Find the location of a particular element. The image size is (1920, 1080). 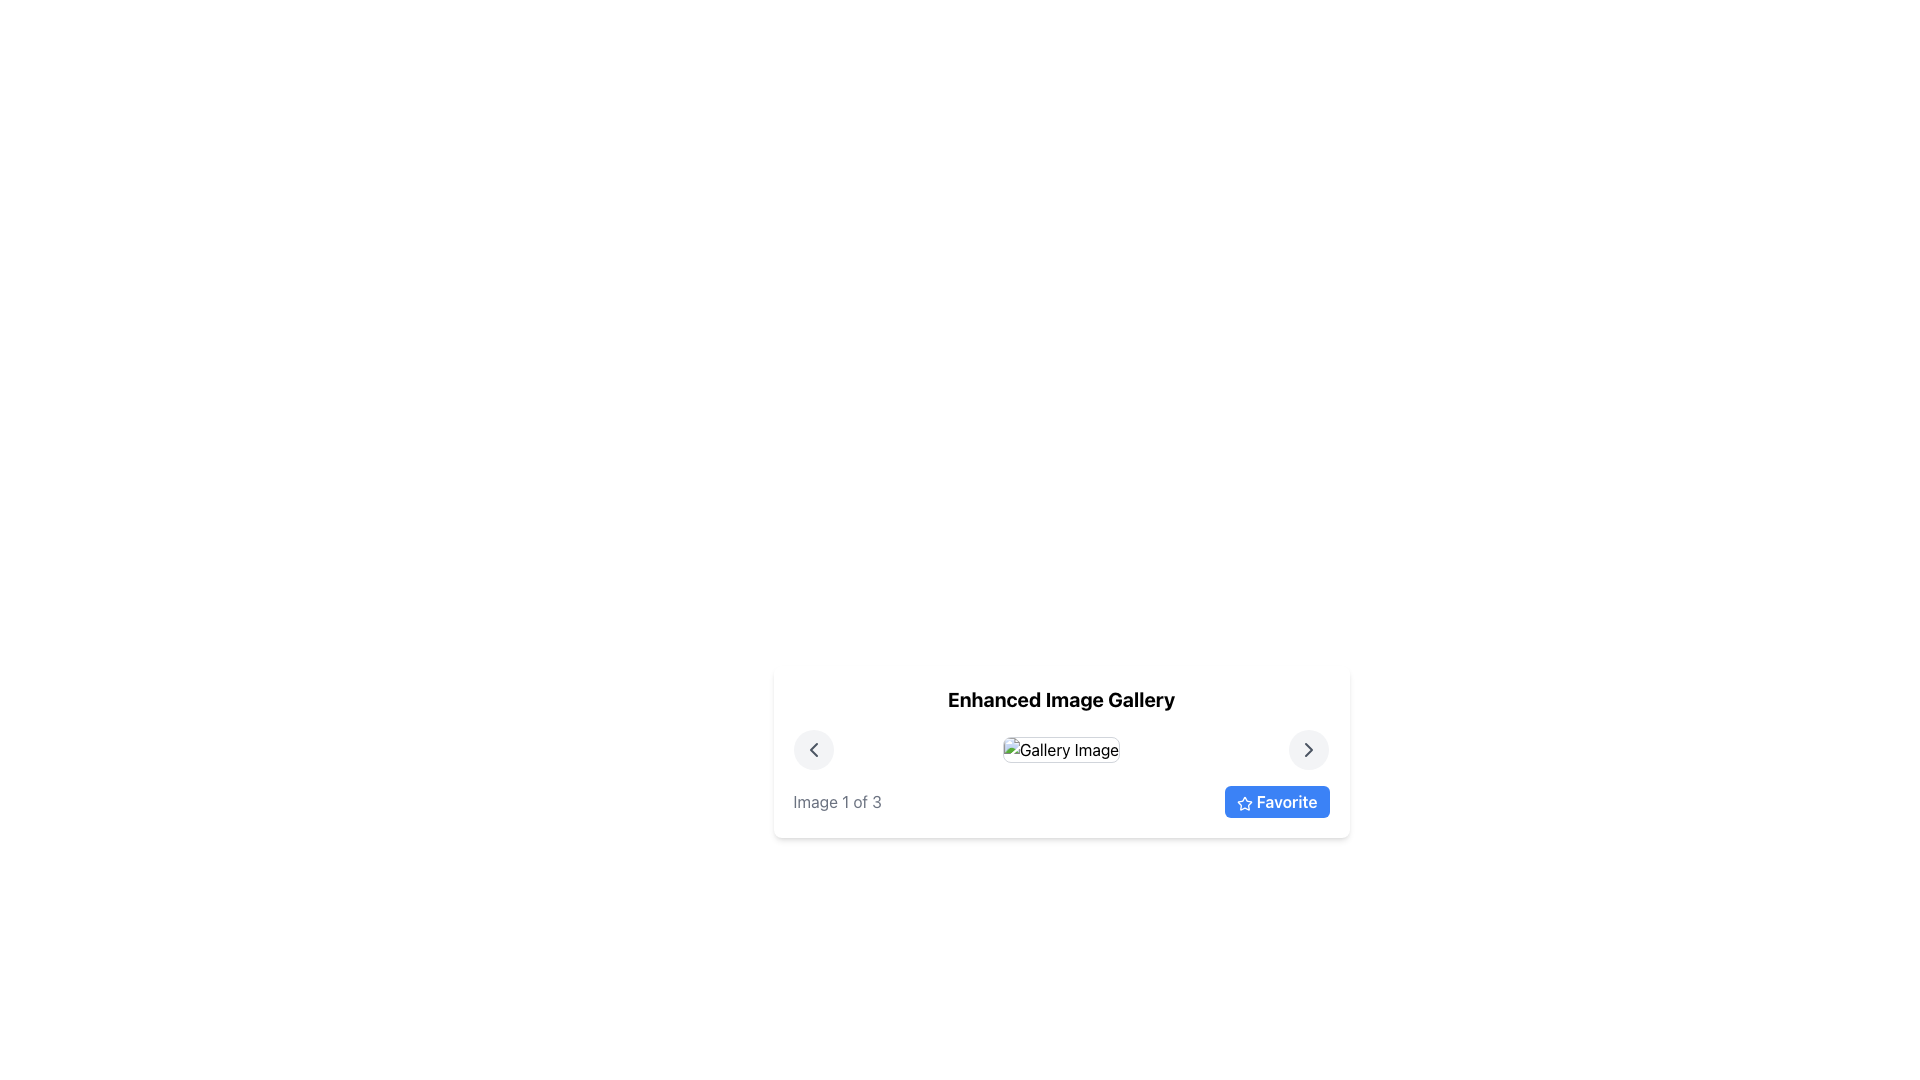

the right arrow SVG icon located inside the circular button at the right edge of the interface's control bar for potential visual effects is located at coordinates (1309, 749).